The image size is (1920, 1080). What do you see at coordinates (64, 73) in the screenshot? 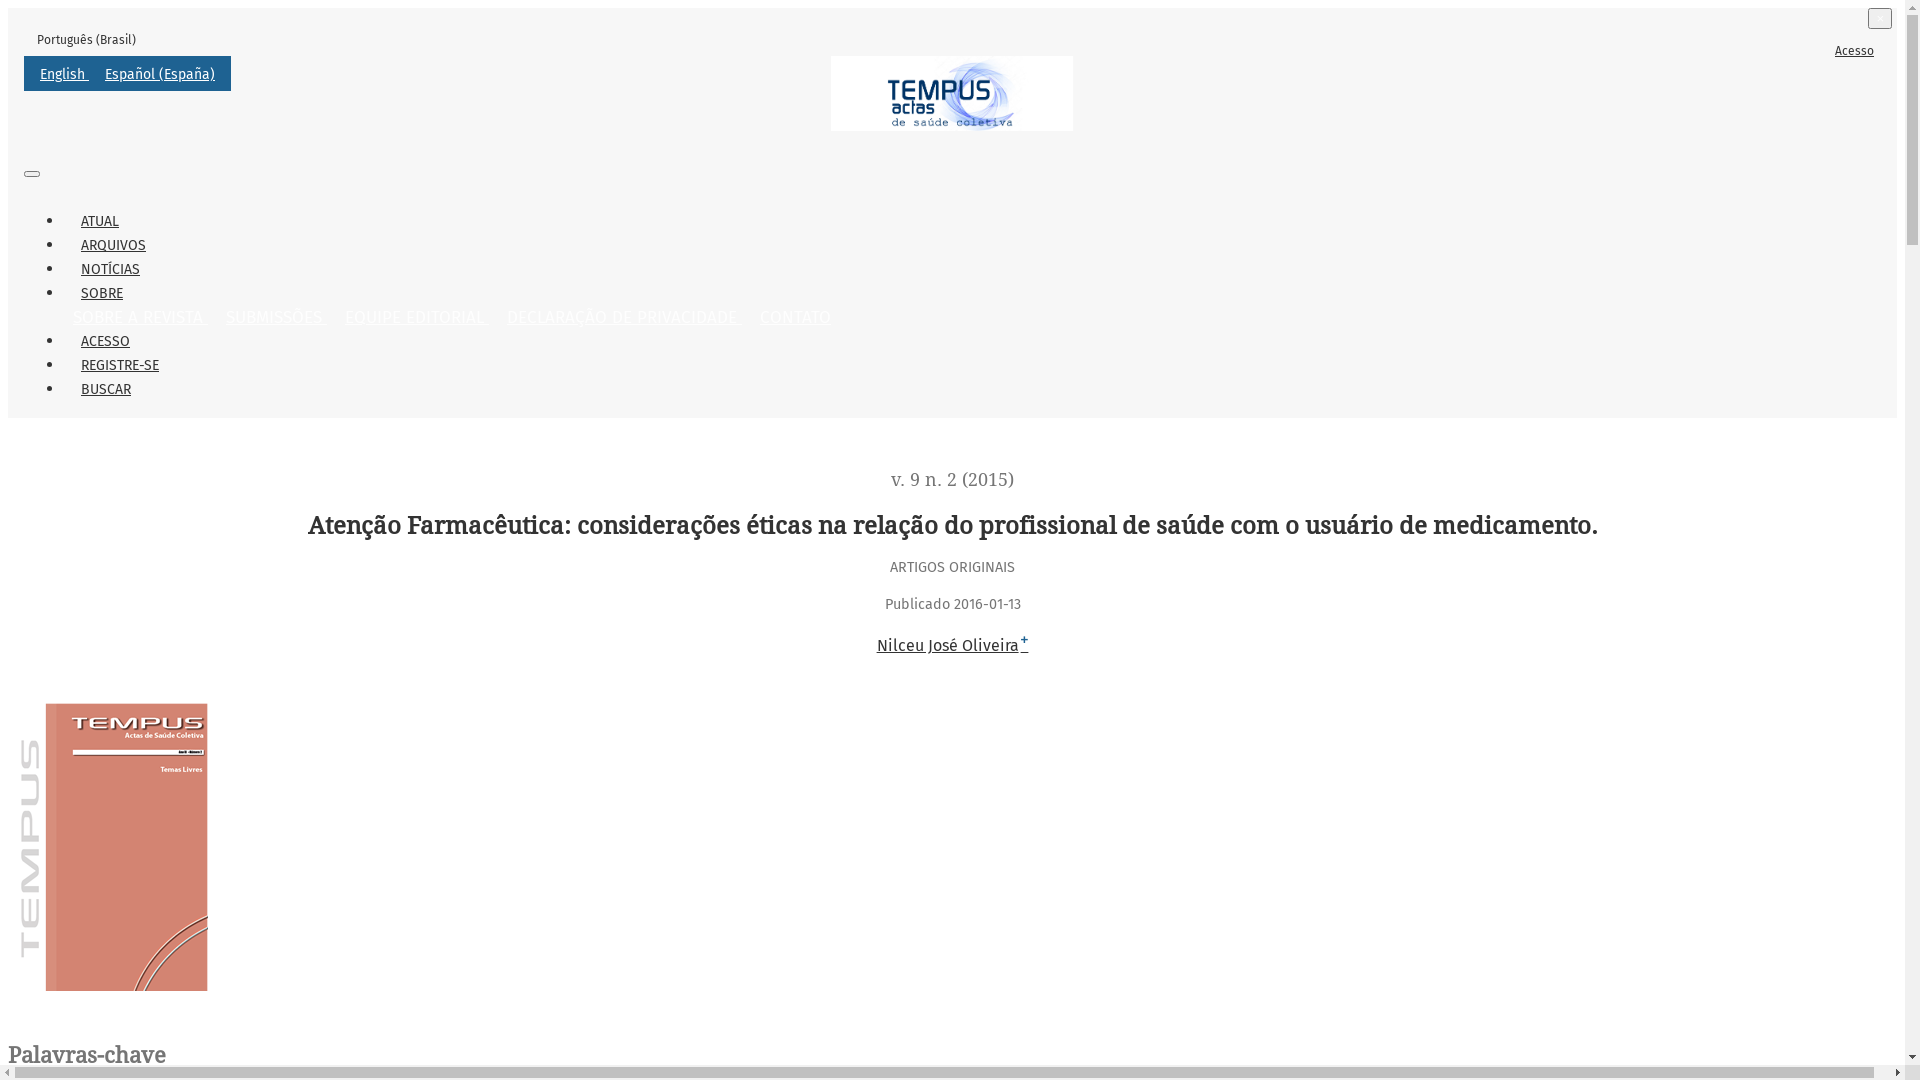
I see `'English'` at bounding box center [64, 73].